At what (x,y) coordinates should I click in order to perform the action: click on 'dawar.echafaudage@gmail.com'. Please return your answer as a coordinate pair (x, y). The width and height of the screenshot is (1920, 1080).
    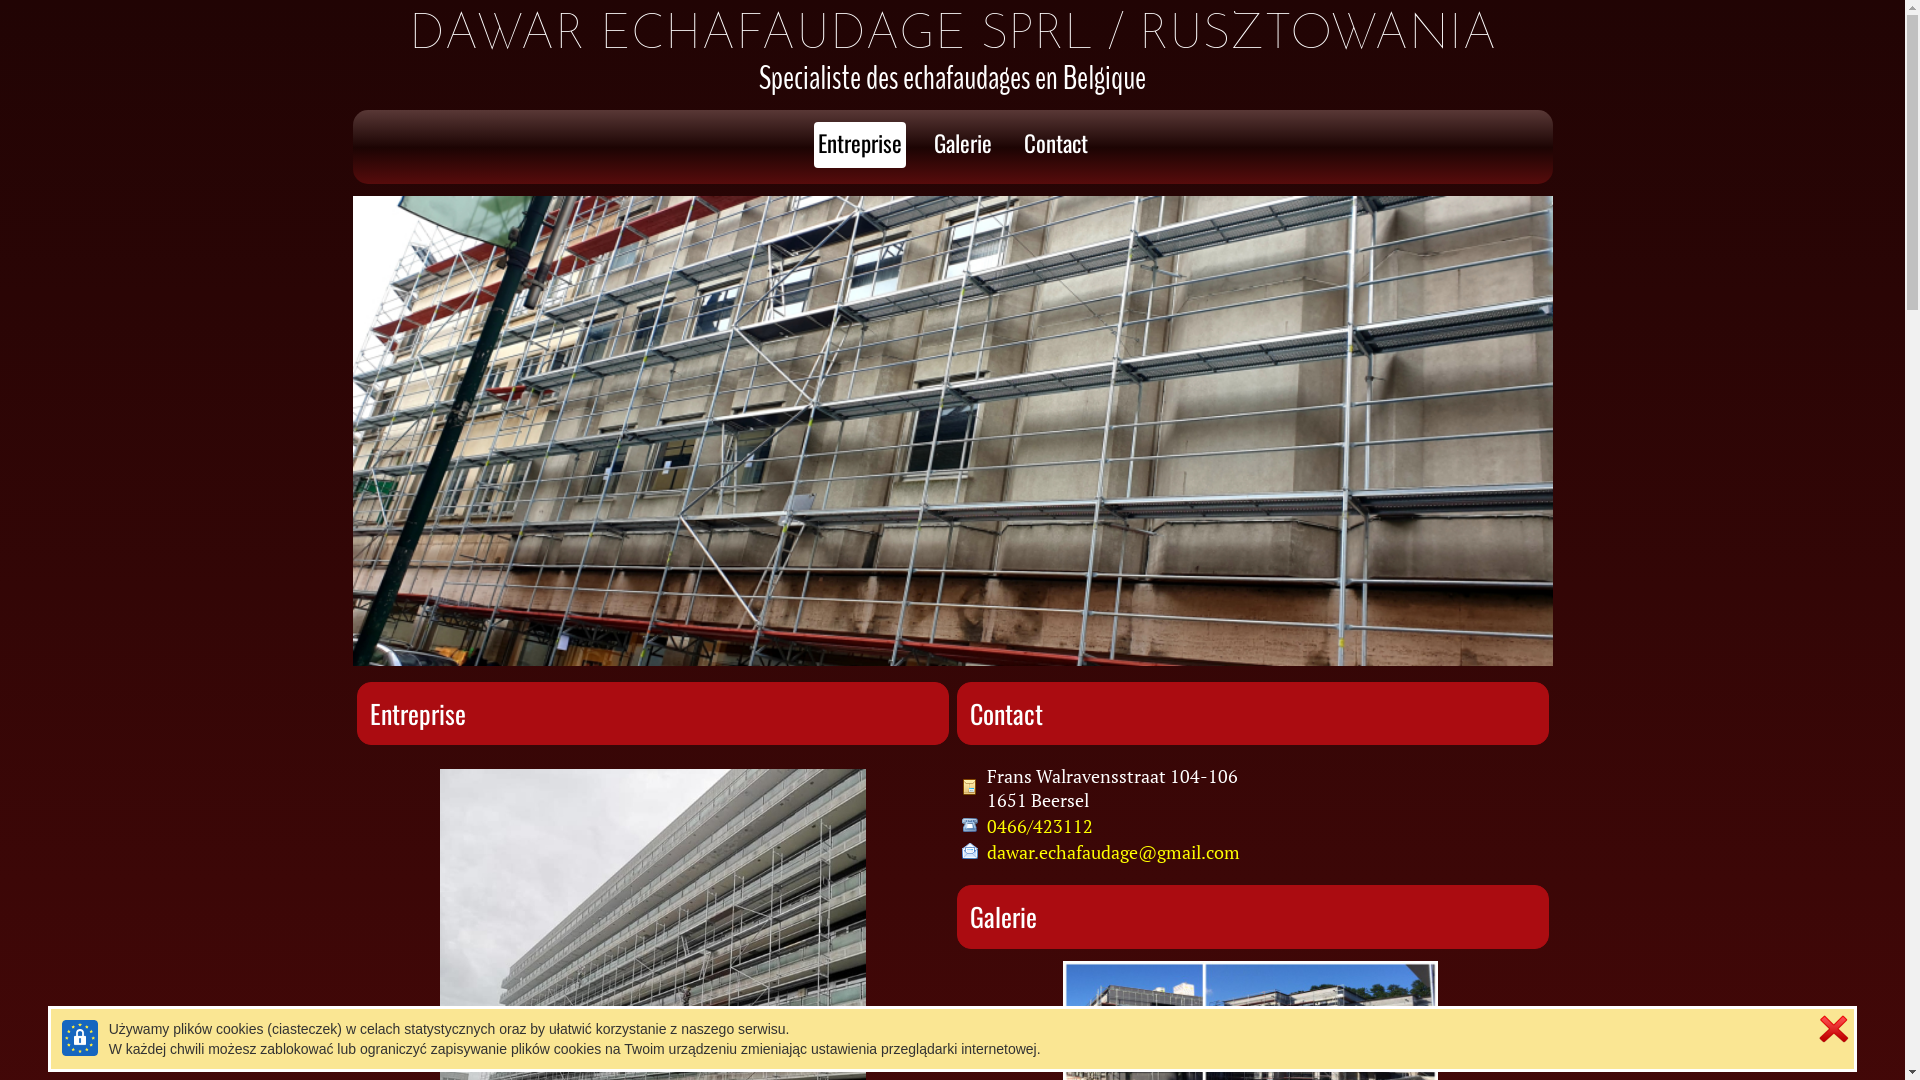
    Looking at the image, I should click on (1111, 852).